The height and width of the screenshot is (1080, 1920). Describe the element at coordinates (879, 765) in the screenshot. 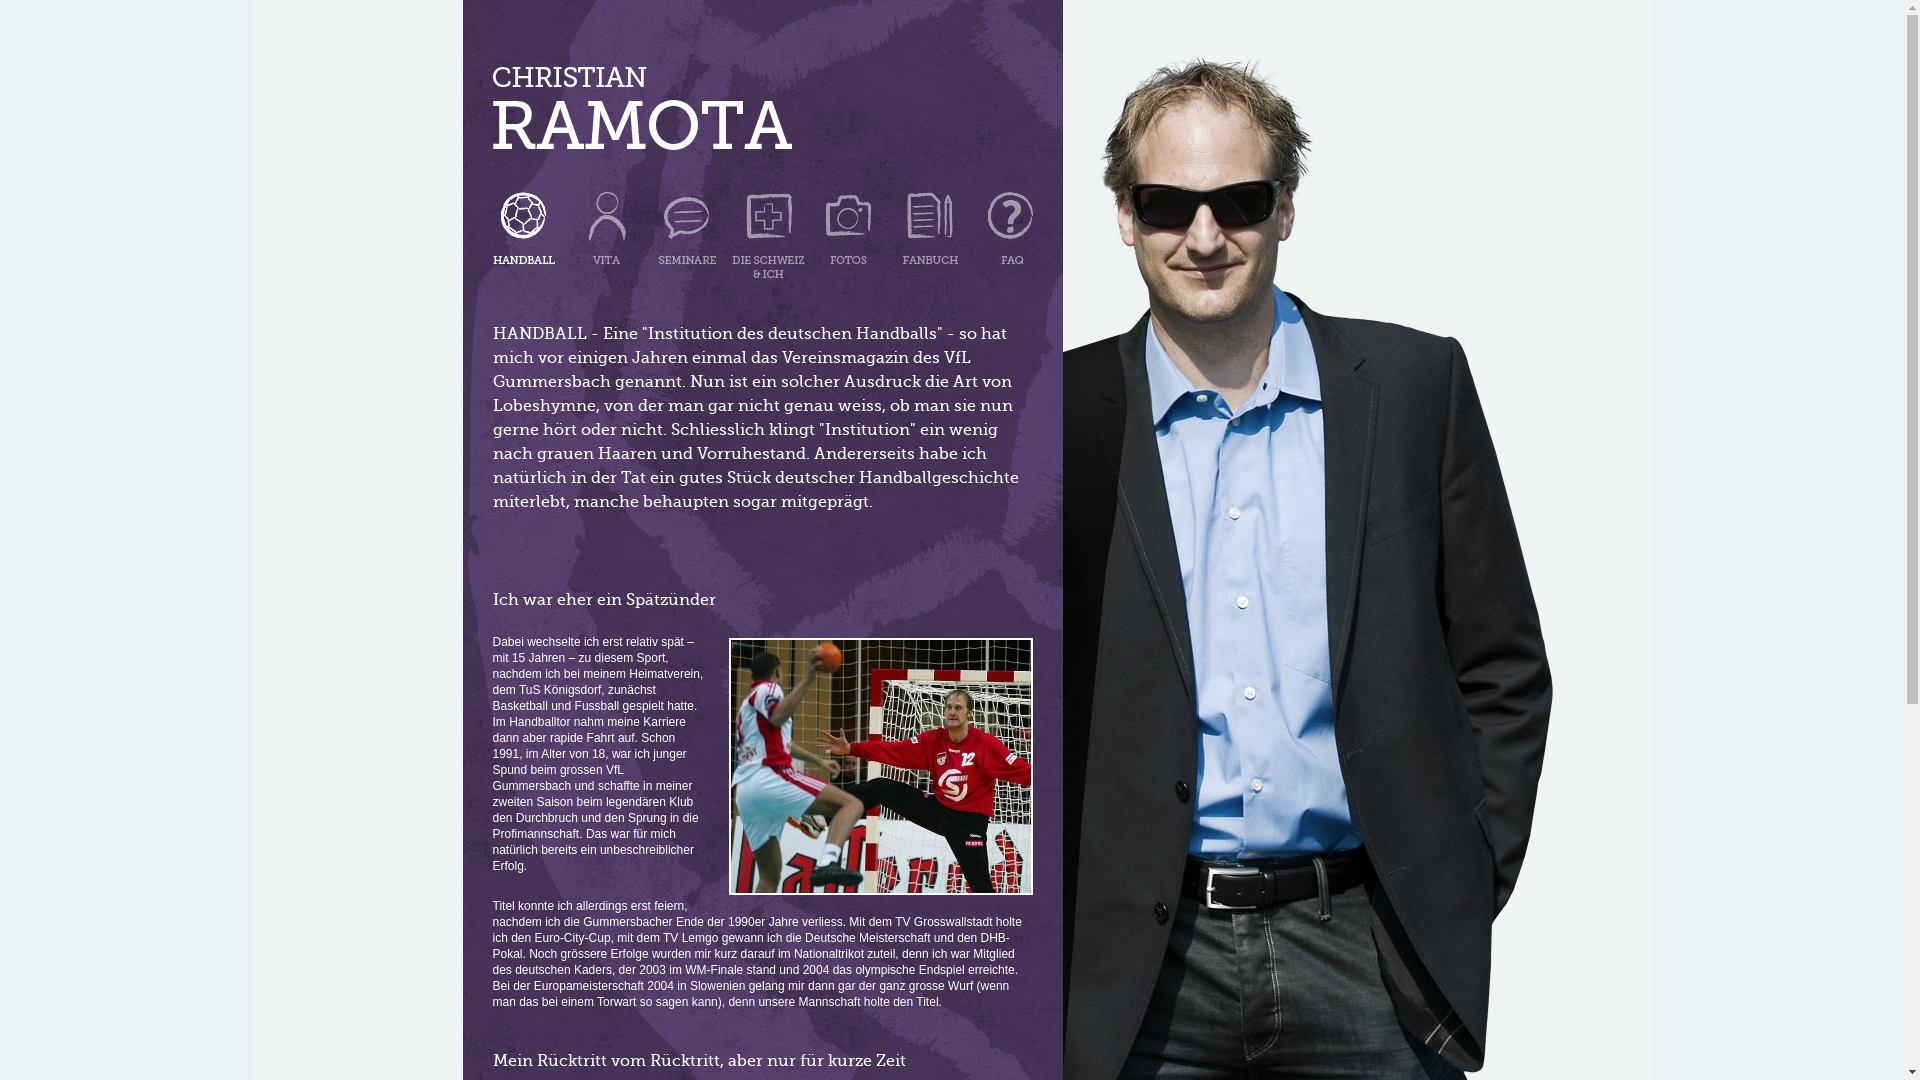

I see `'Handball WM Deutschland - Tunesien'` at that location.